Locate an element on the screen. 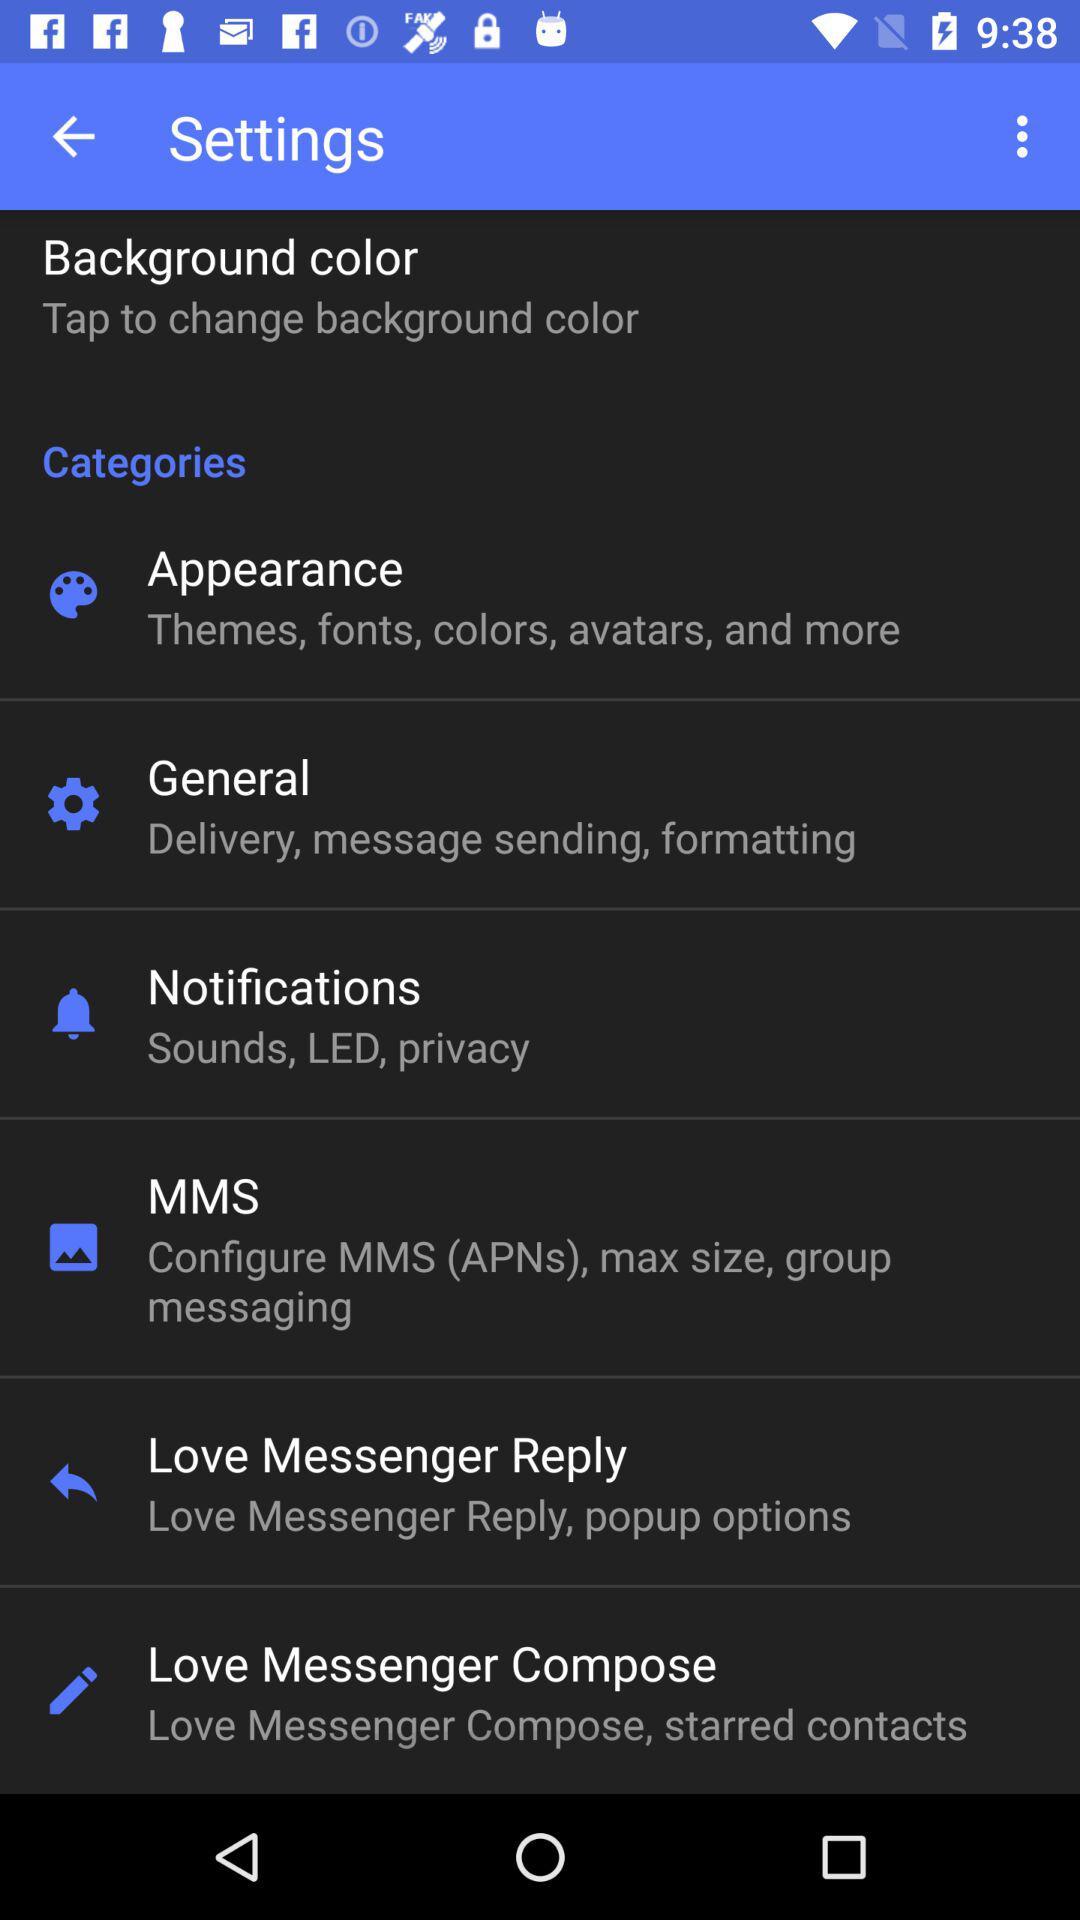  categories icon is located at coordinates (540, 438).